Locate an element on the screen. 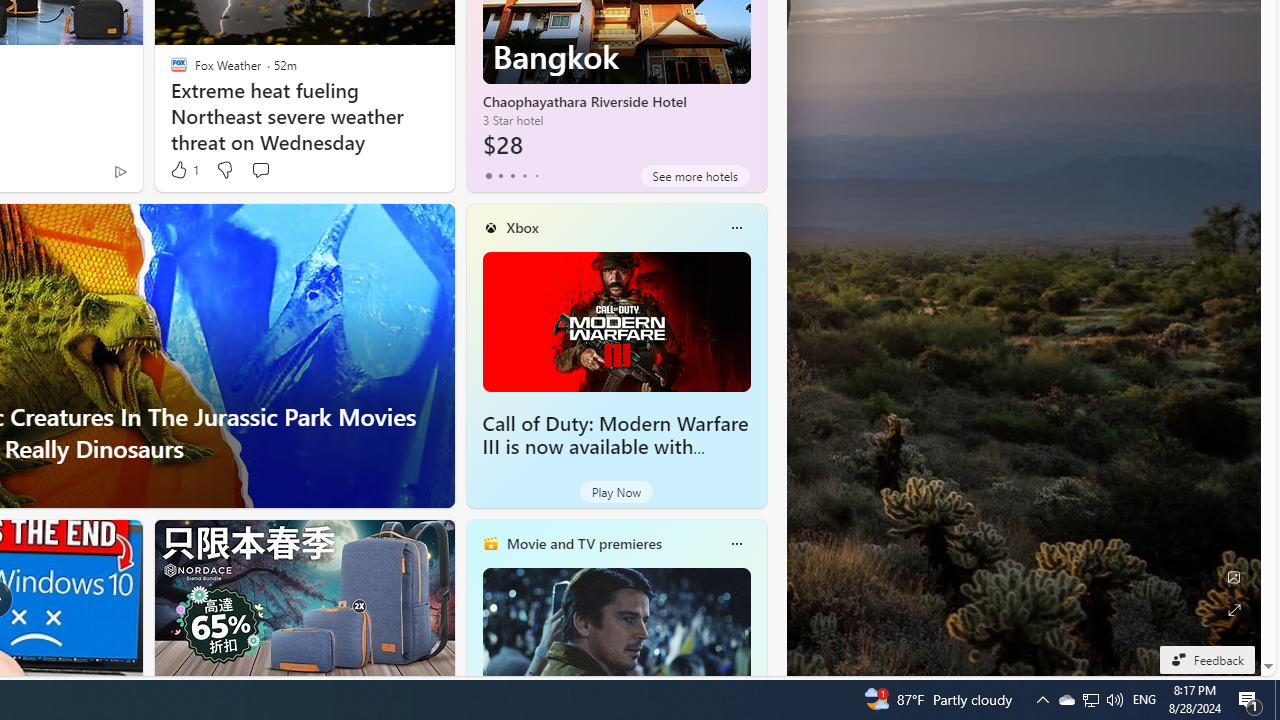  '1 Like' is located at coordinates (183, 169).